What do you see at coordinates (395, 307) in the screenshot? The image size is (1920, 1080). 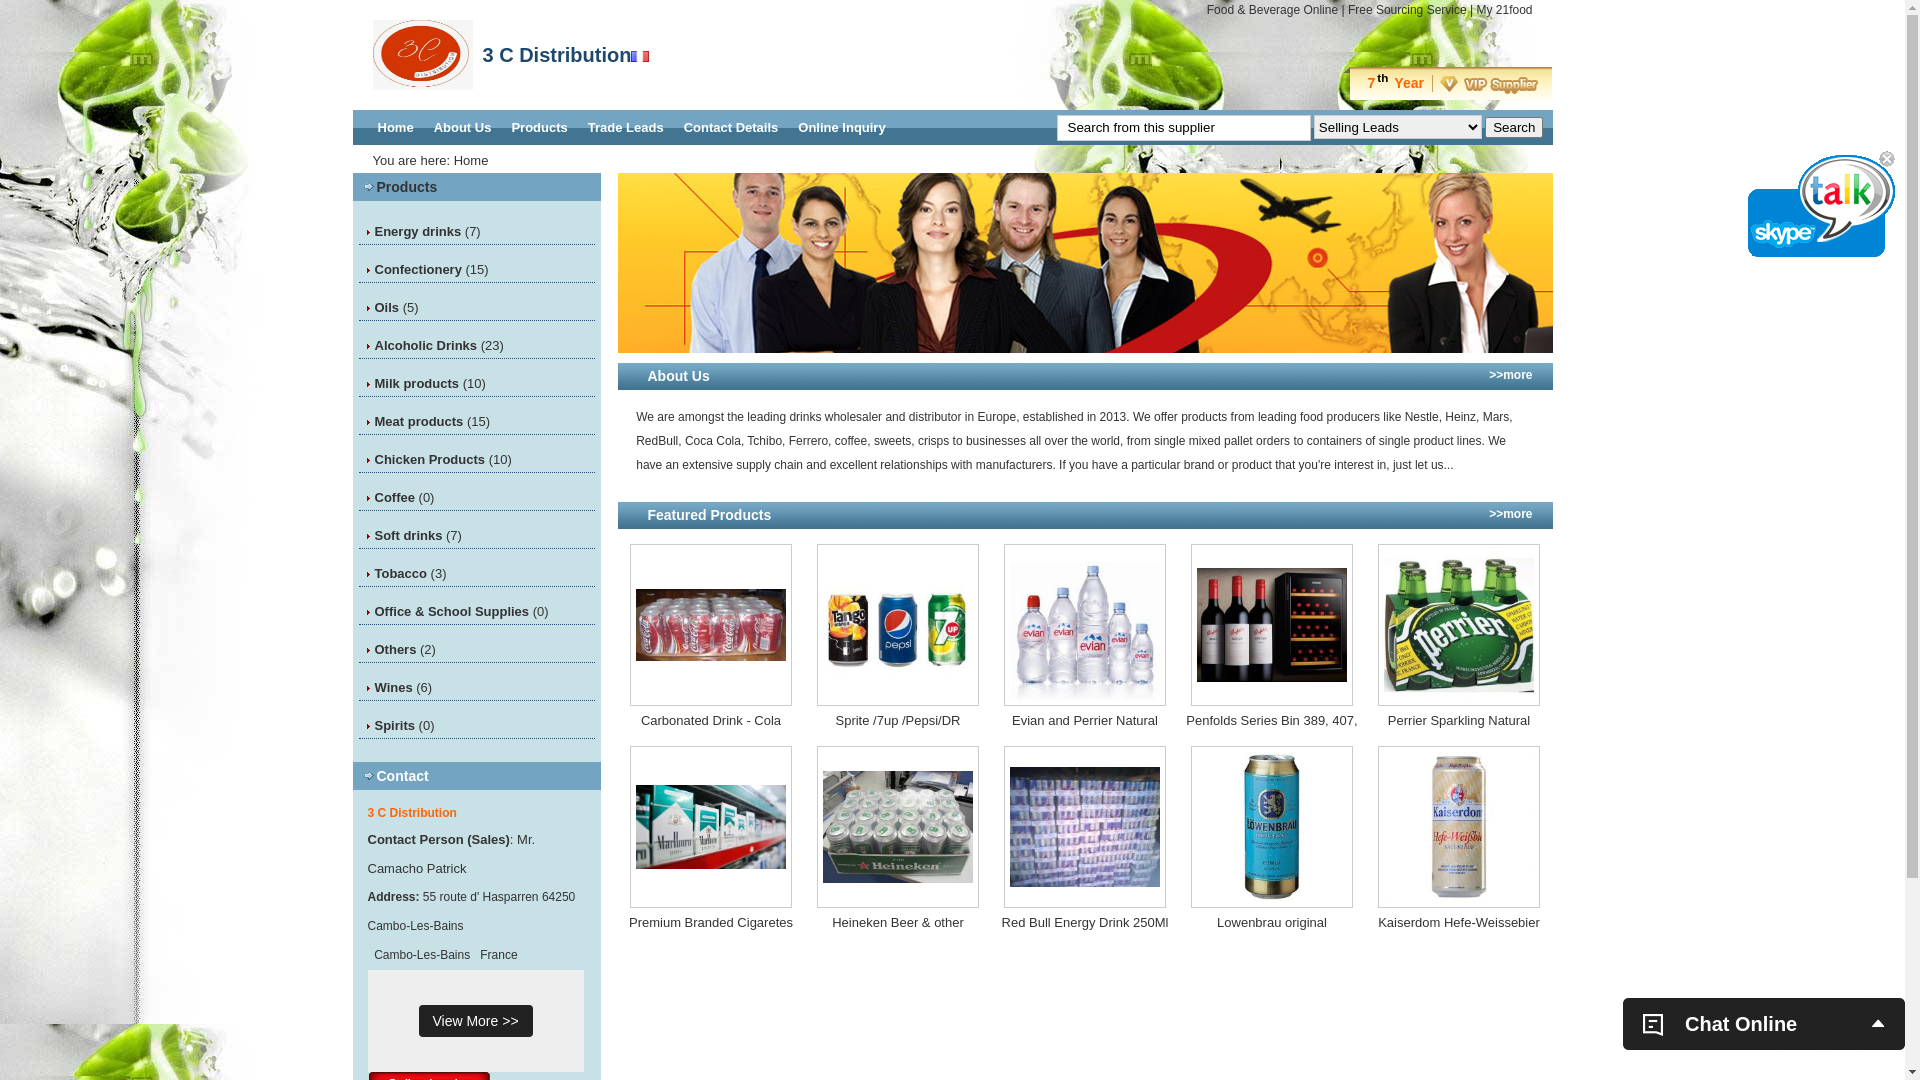 I see `'Oils (5)'` at bounding box center [395, 307].